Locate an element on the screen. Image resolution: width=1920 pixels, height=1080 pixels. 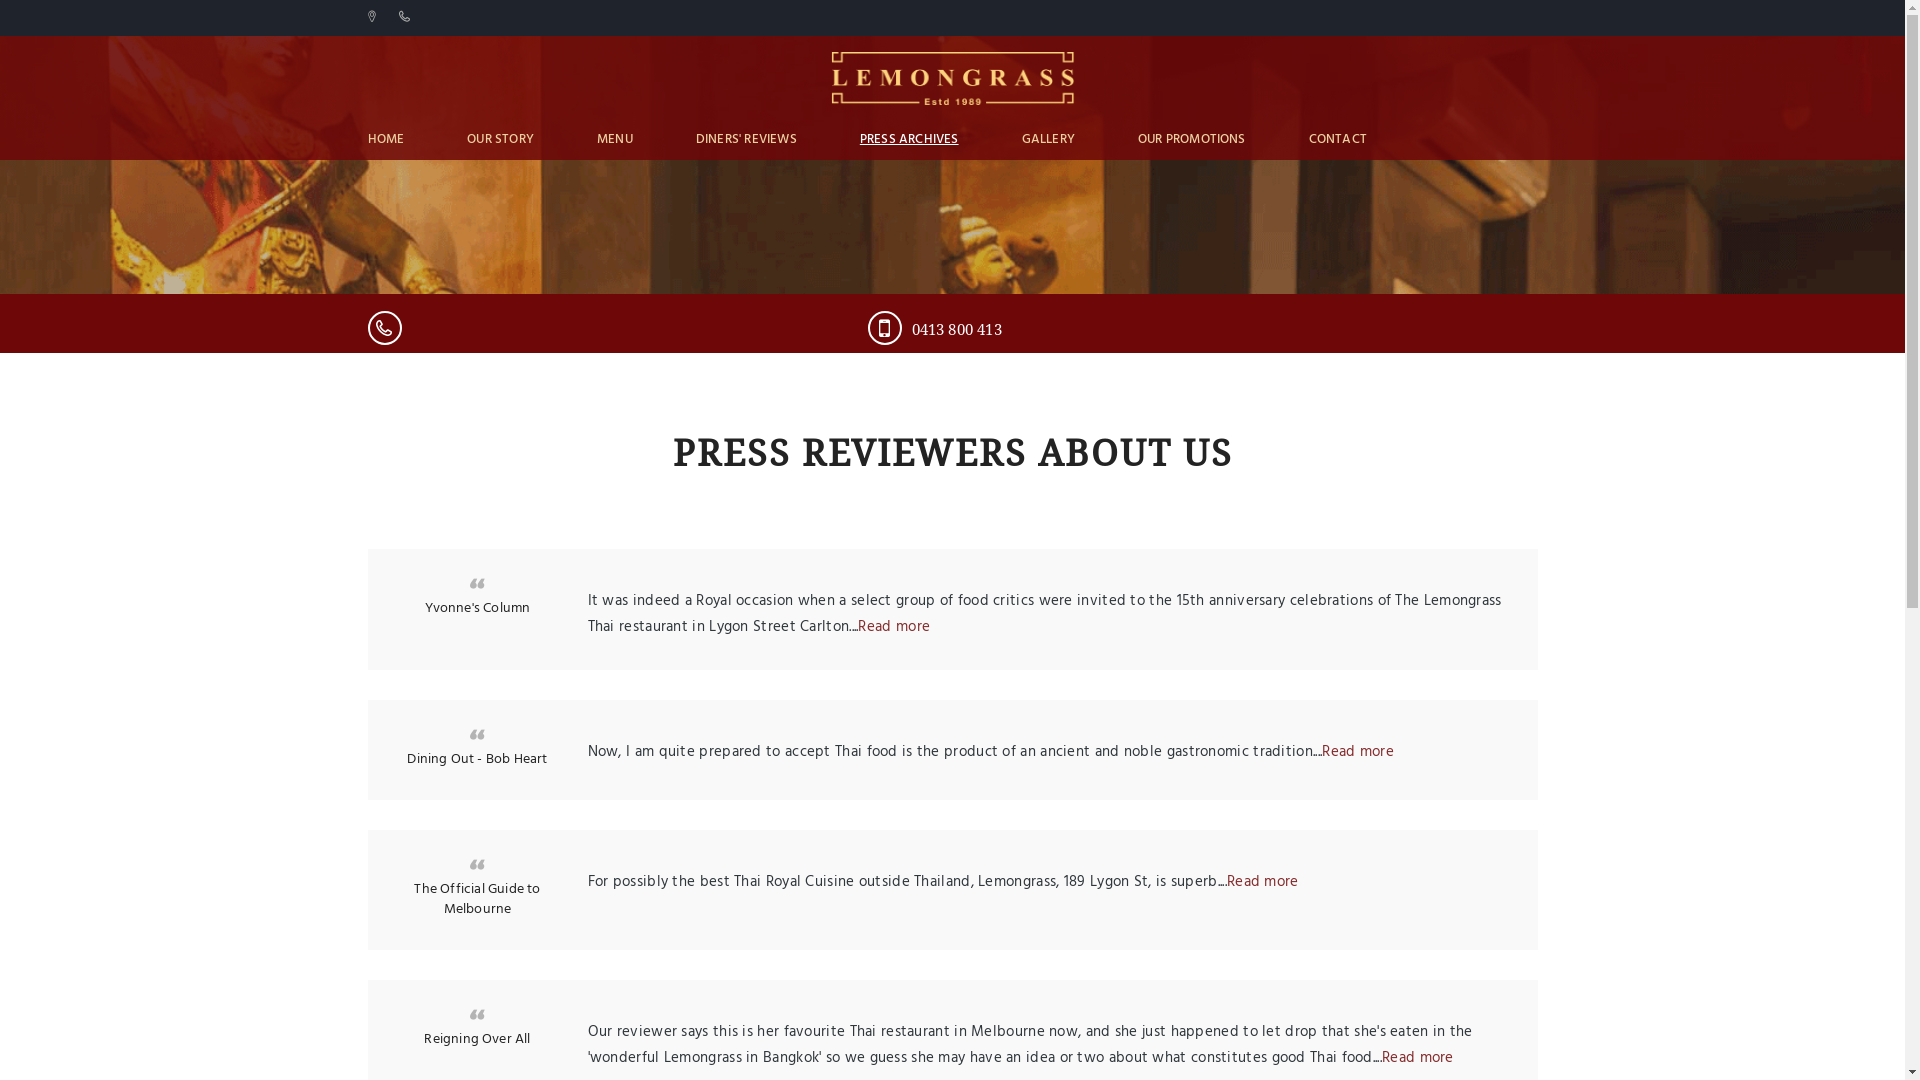
'Read more' is located at coordinates (892, 626).